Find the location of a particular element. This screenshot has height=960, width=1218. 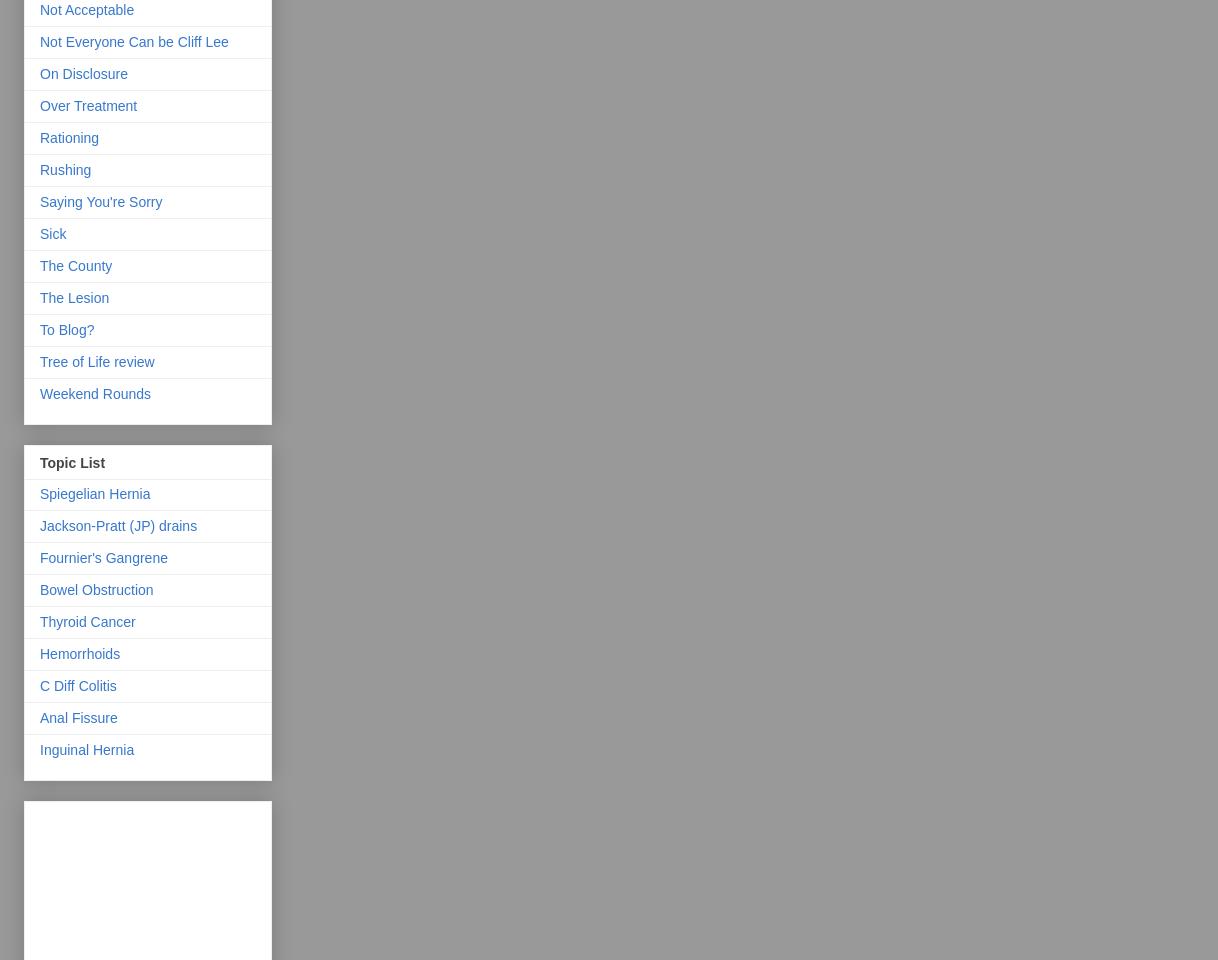

'To Blog?' is located at coordinates (65, 330).